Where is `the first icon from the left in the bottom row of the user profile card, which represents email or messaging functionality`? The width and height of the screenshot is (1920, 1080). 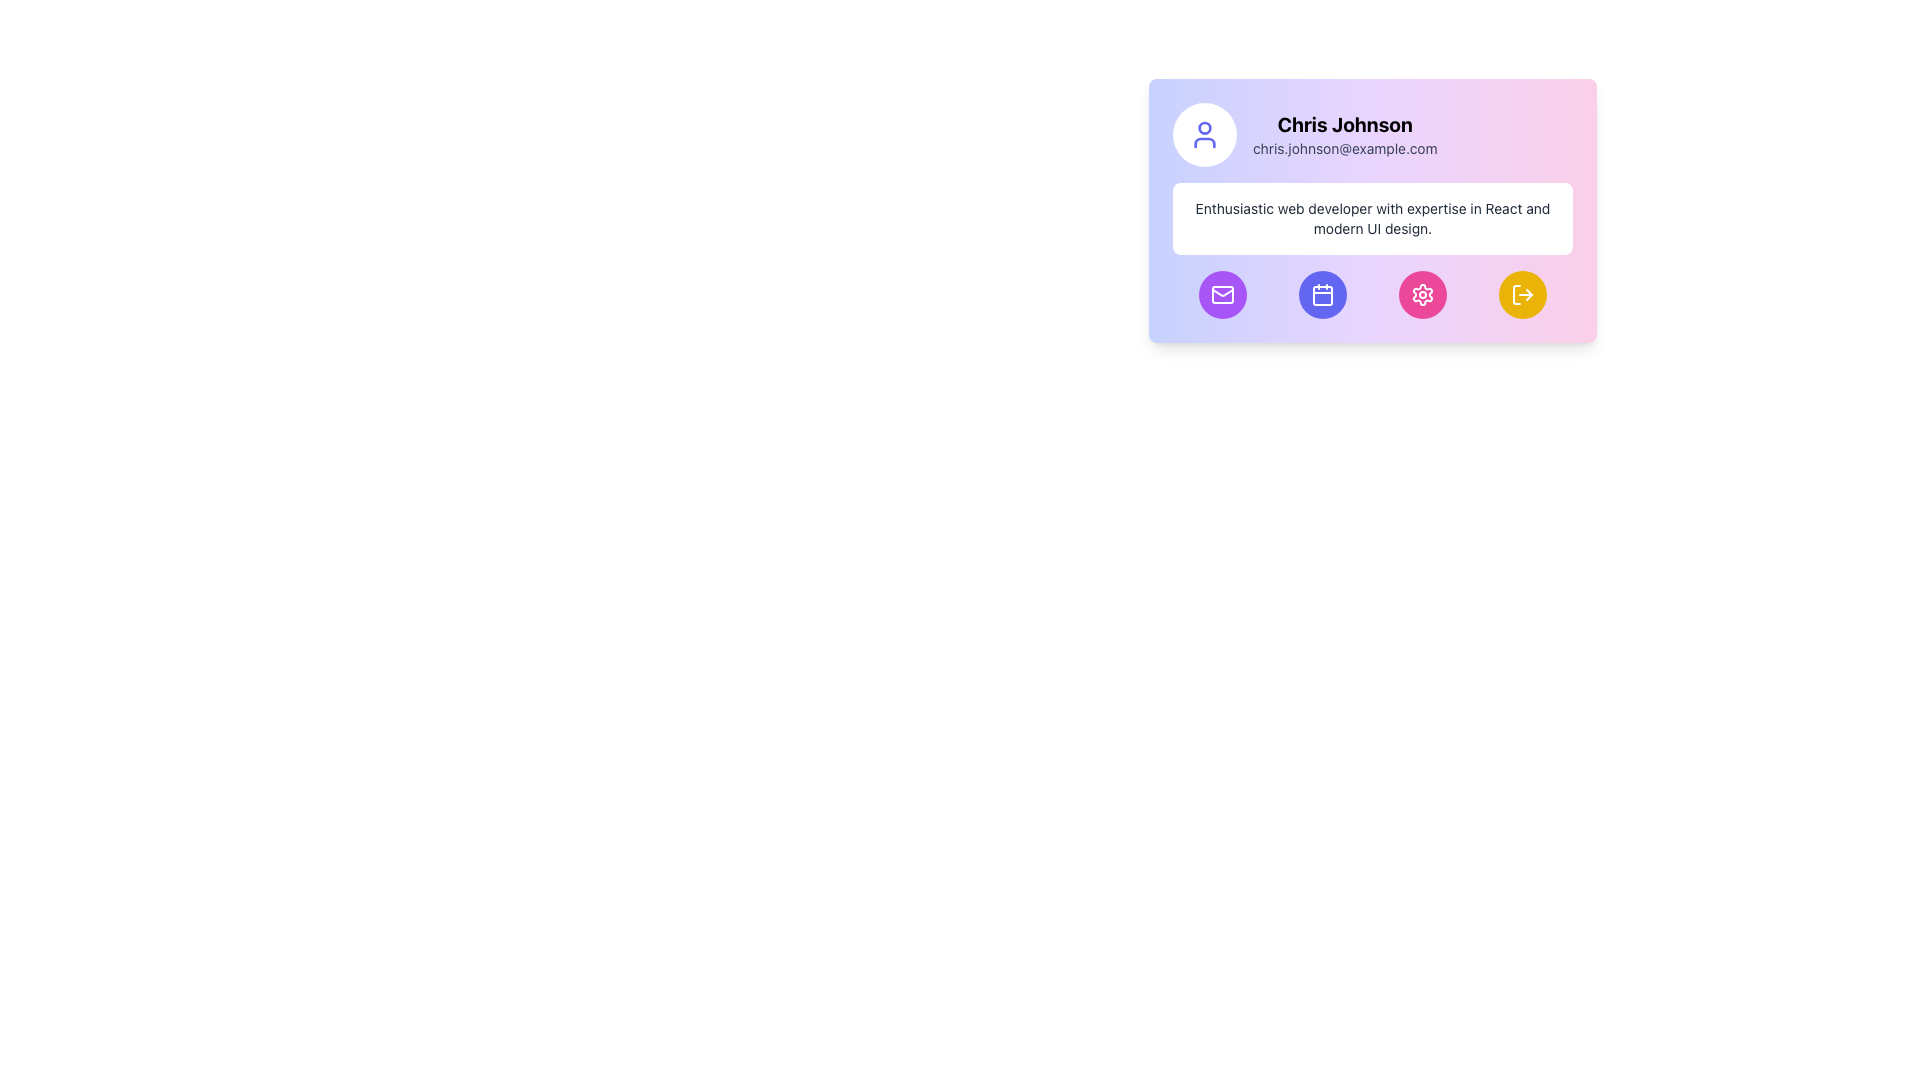
the first icon from the left in the bottom row of the user profile card, which represents email or messaging functionality is located at coordinates (1222, 294).